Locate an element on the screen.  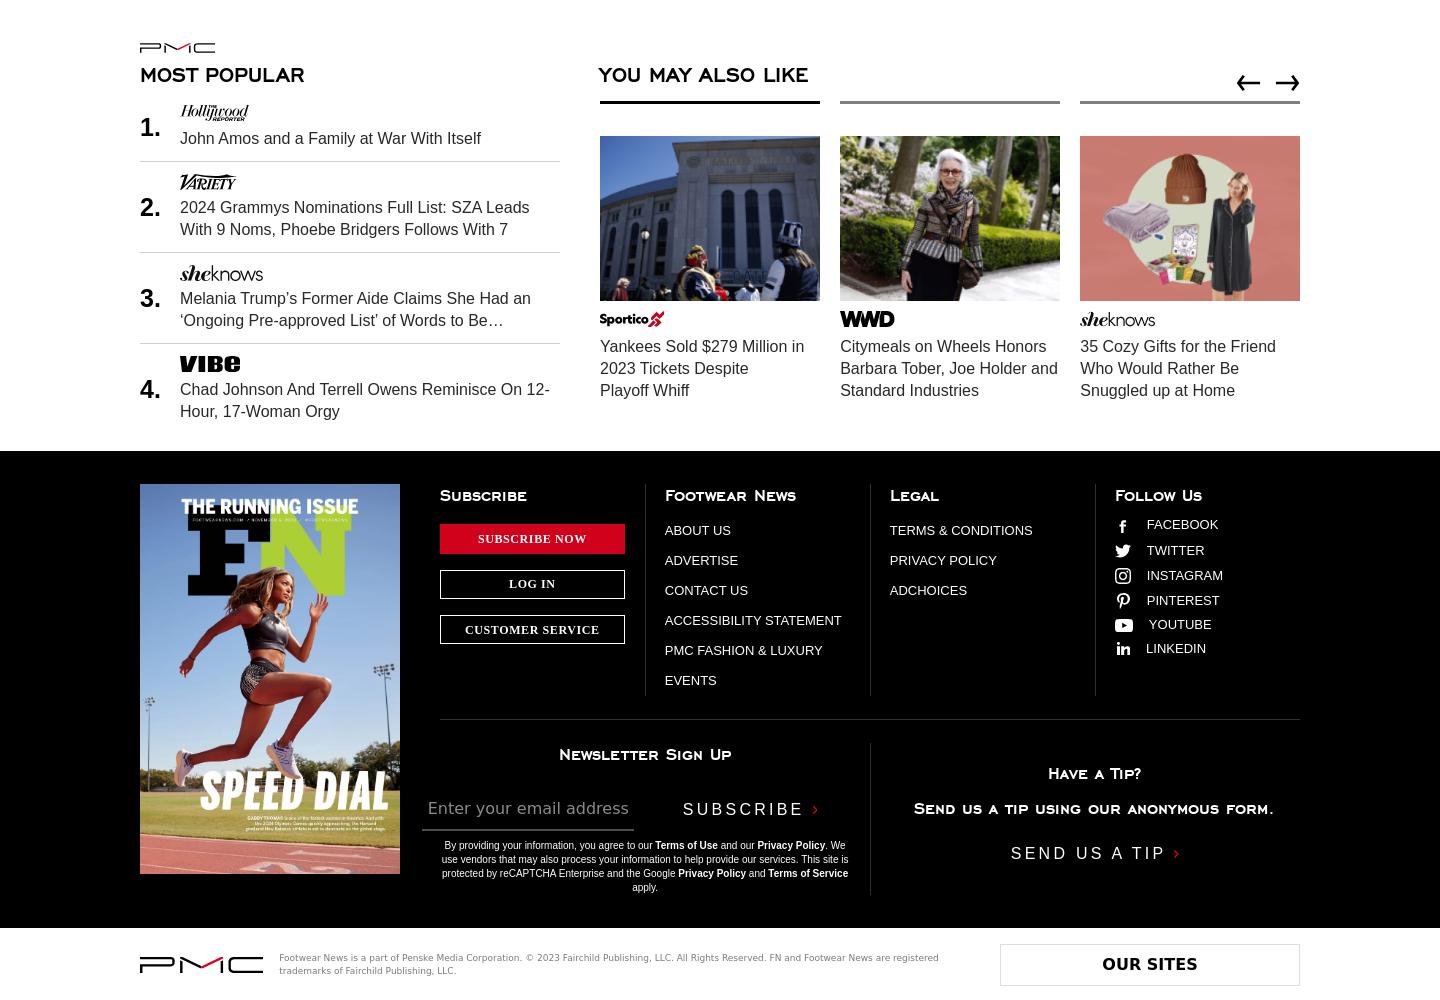
'Yankees Sold $279 Million in 2023 Tickets Despite Playoff Whiff' is located at coordinates (700, 366).